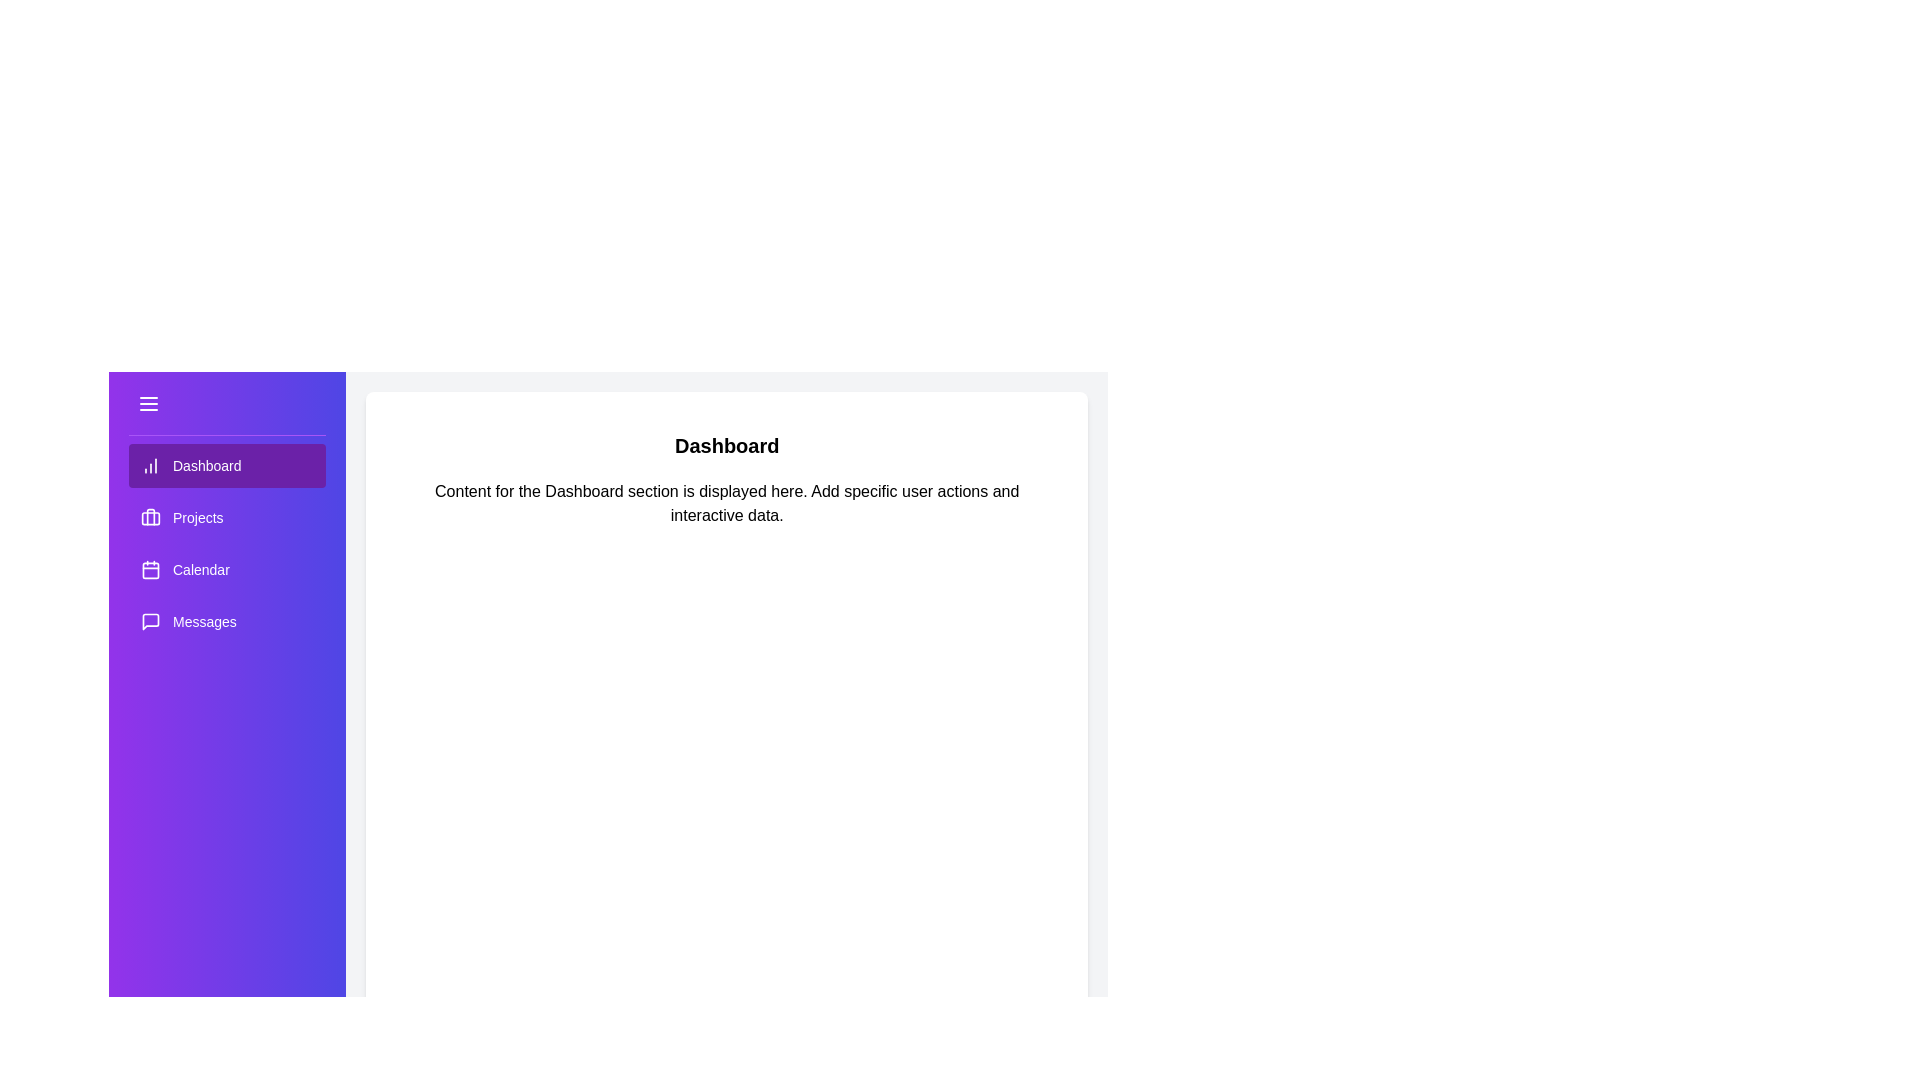 Image resolution: width=1920 pixels, height=1080 pixels. Describe the element at coordinates (227, 466) in the screenshot. I see `the menu item labeled Dashboard to switch the content` at that location.